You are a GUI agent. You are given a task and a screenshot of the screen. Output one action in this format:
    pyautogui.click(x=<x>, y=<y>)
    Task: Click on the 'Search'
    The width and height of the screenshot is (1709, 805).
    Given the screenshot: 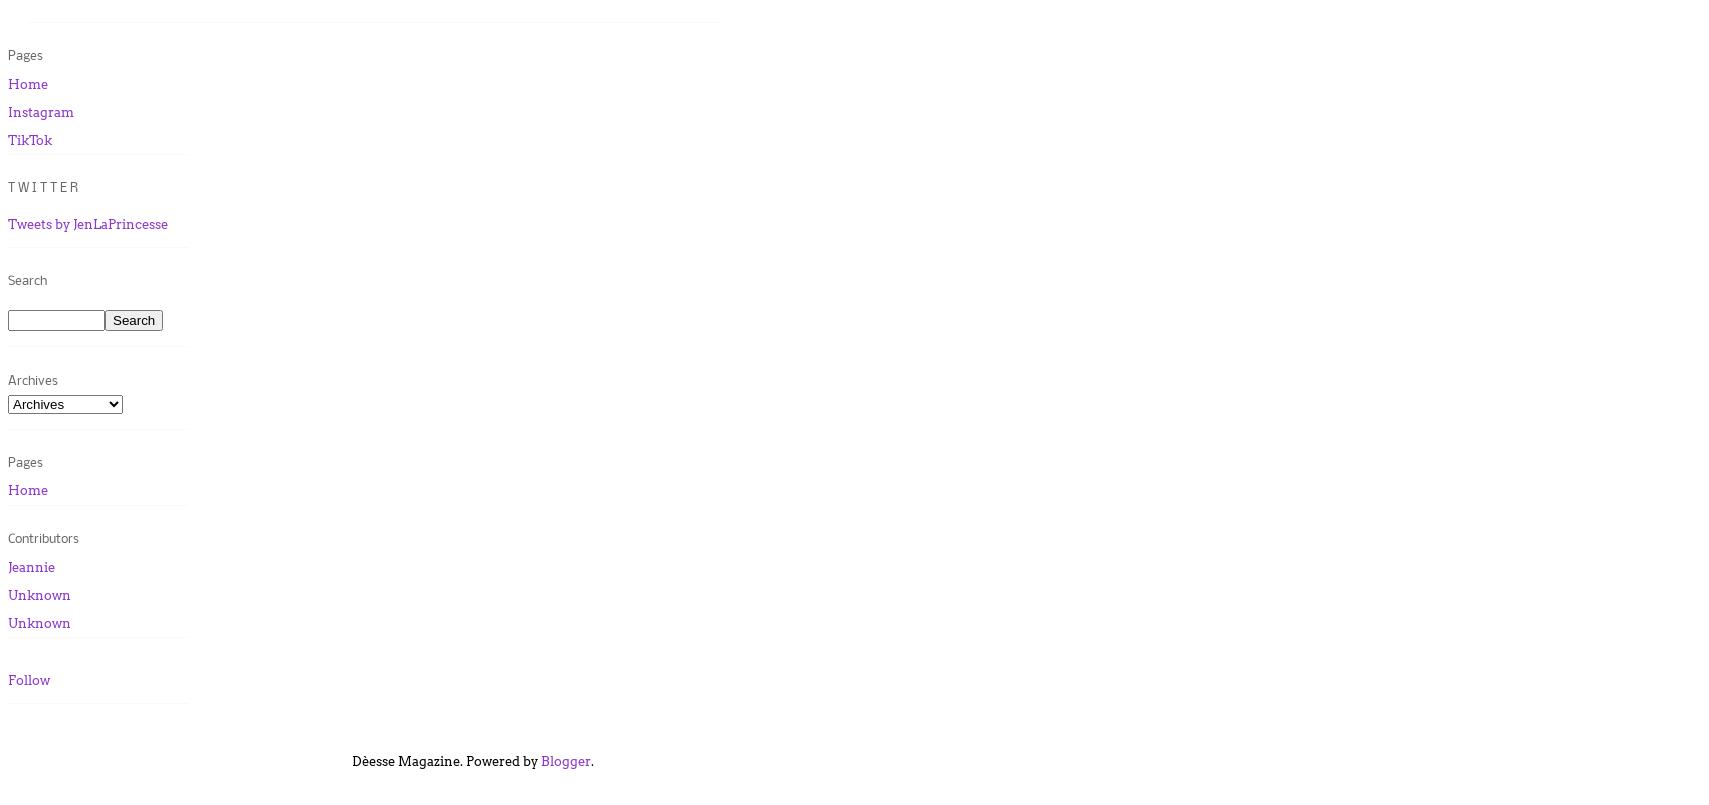 What is the action you would take?
    pyautogui.click(x=26, y=281)
    